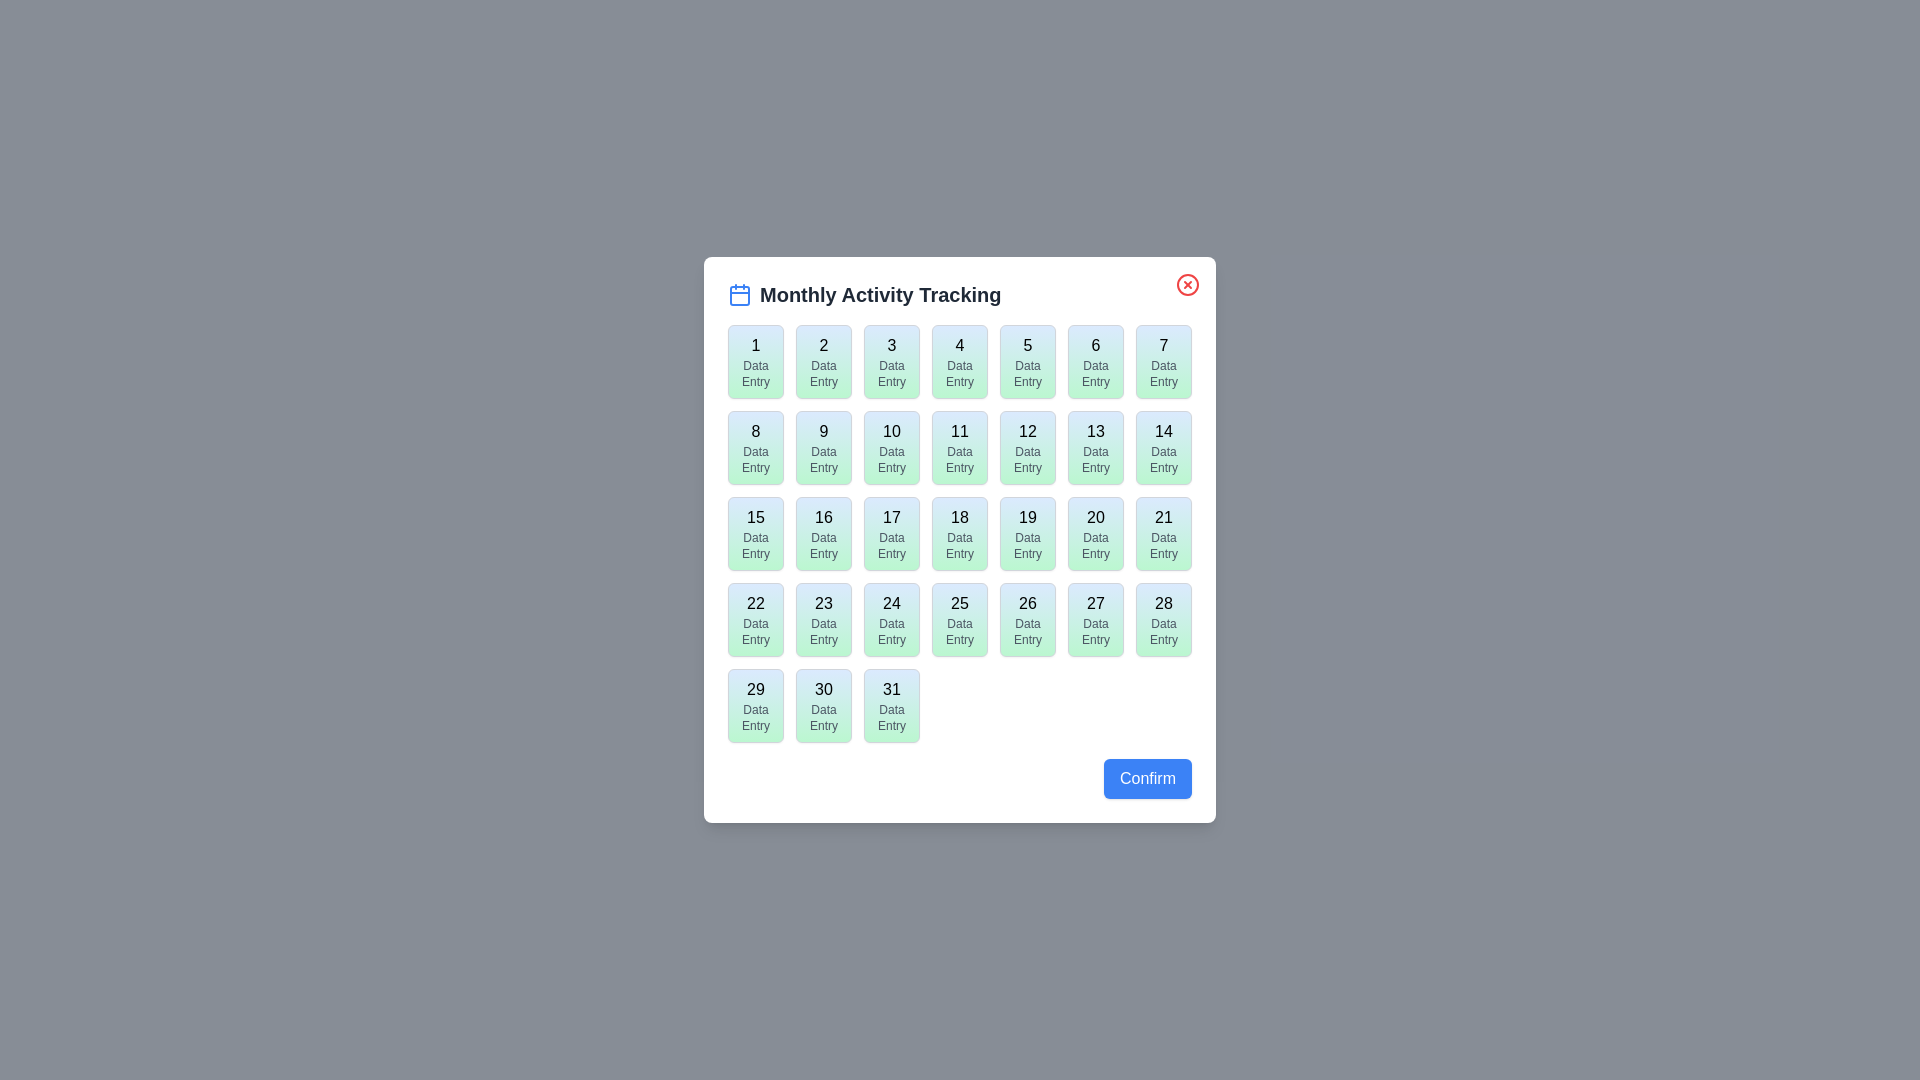  I want to click on the 'Confirm' button to confirm the dialog, so click(1147, 778).